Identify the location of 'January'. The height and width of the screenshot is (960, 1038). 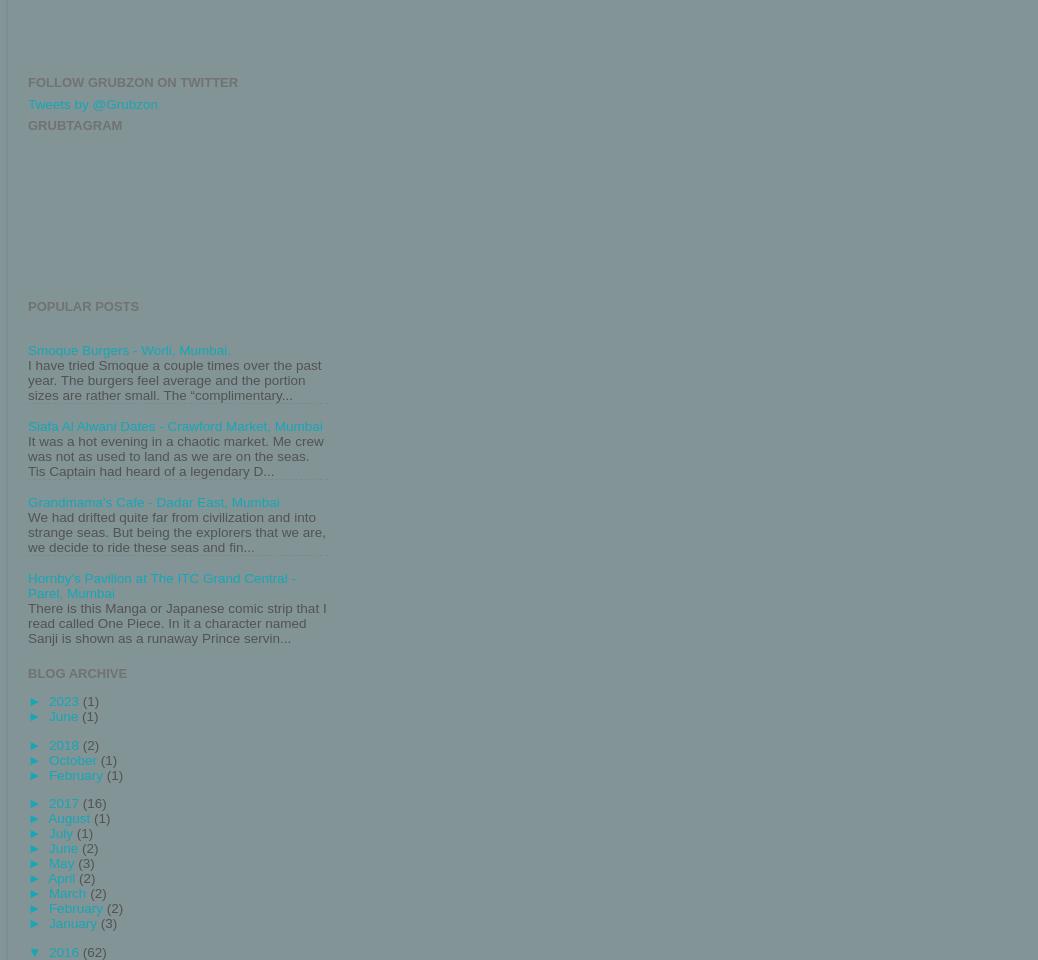
(73, 923).